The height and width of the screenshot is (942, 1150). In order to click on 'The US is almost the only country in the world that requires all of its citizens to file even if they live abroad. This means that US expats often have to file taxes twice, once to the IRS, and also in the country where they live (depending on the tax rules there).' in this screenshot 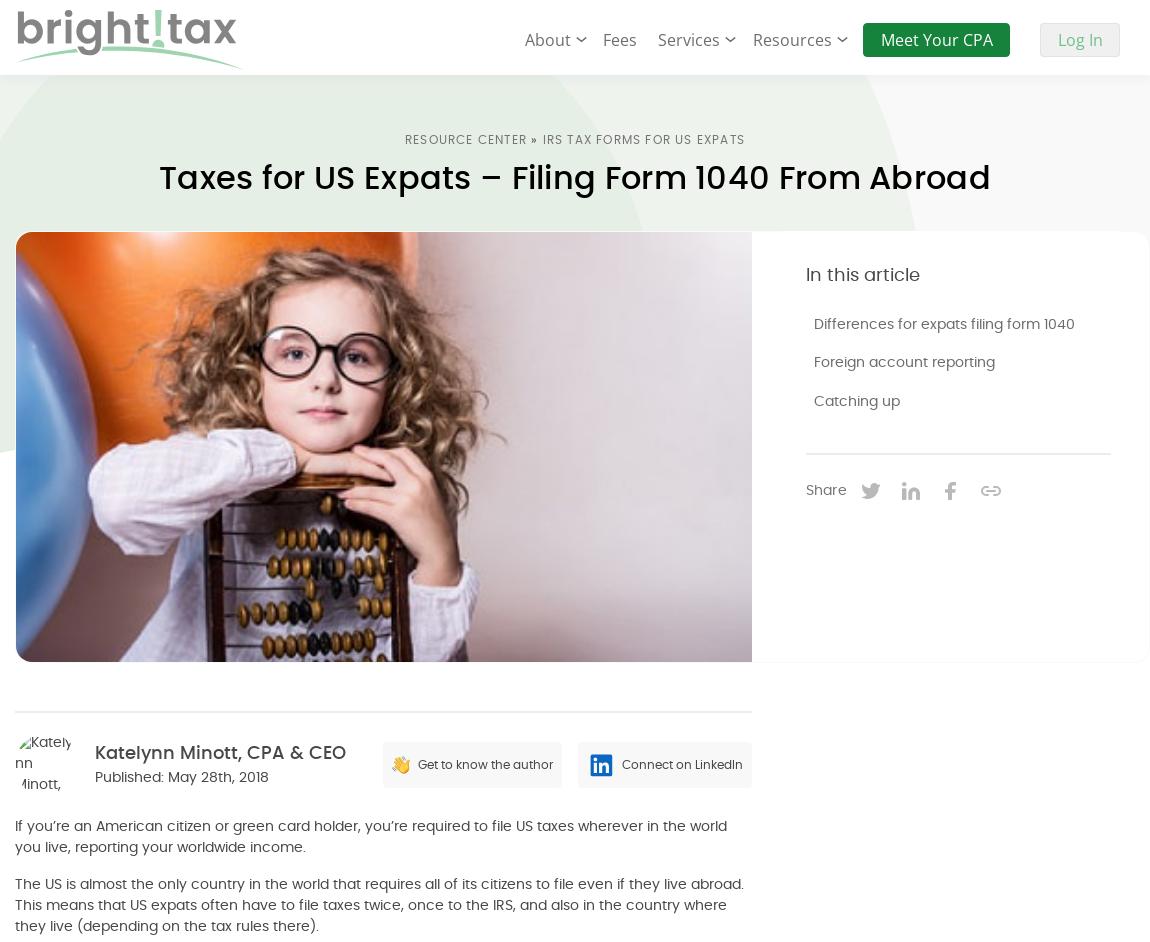, I will do `click(379, 905)`.